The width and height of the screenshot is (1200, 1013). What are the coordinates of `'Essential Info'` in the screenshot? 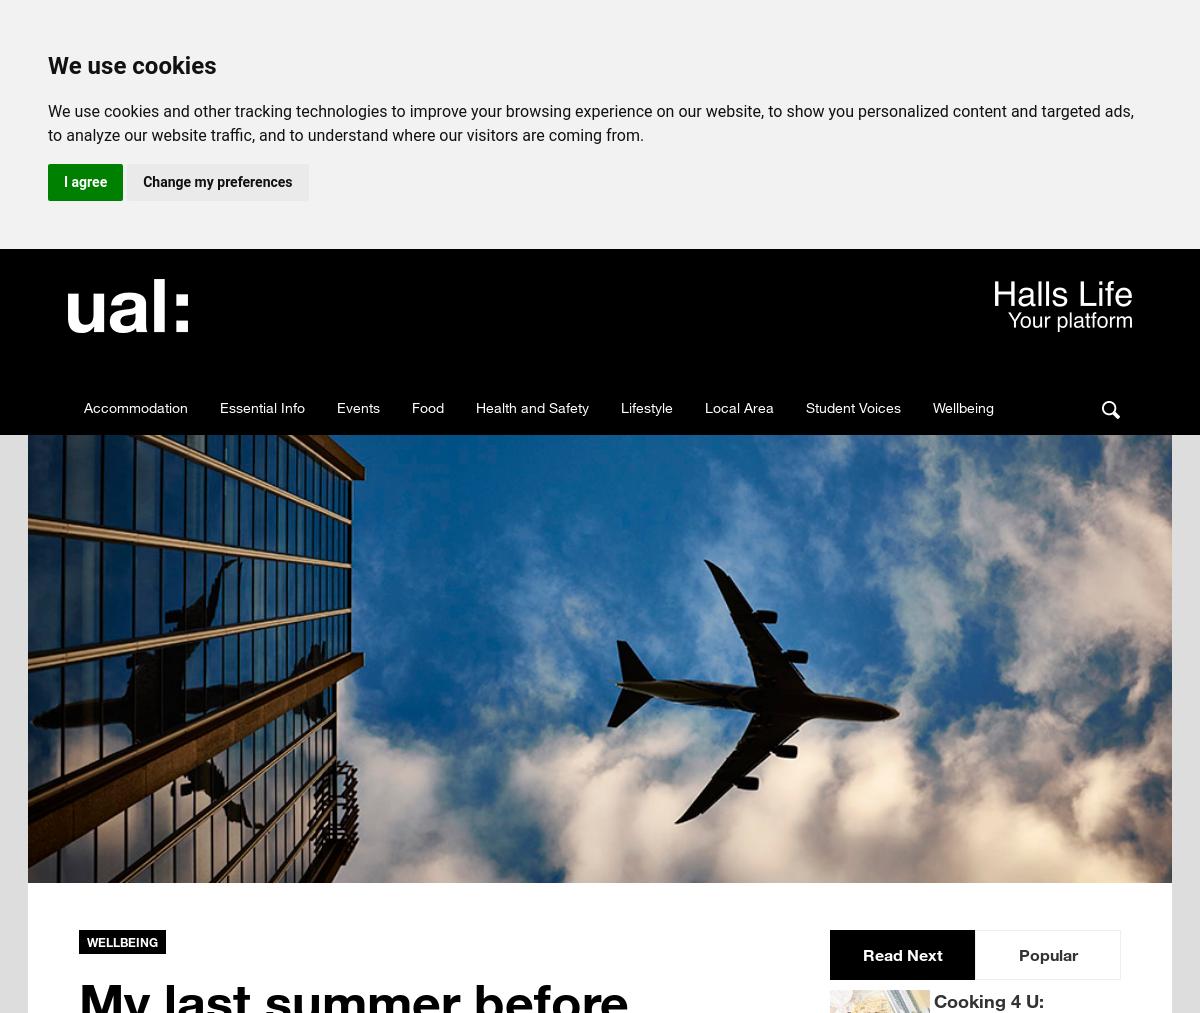 It's located at (261, 406).